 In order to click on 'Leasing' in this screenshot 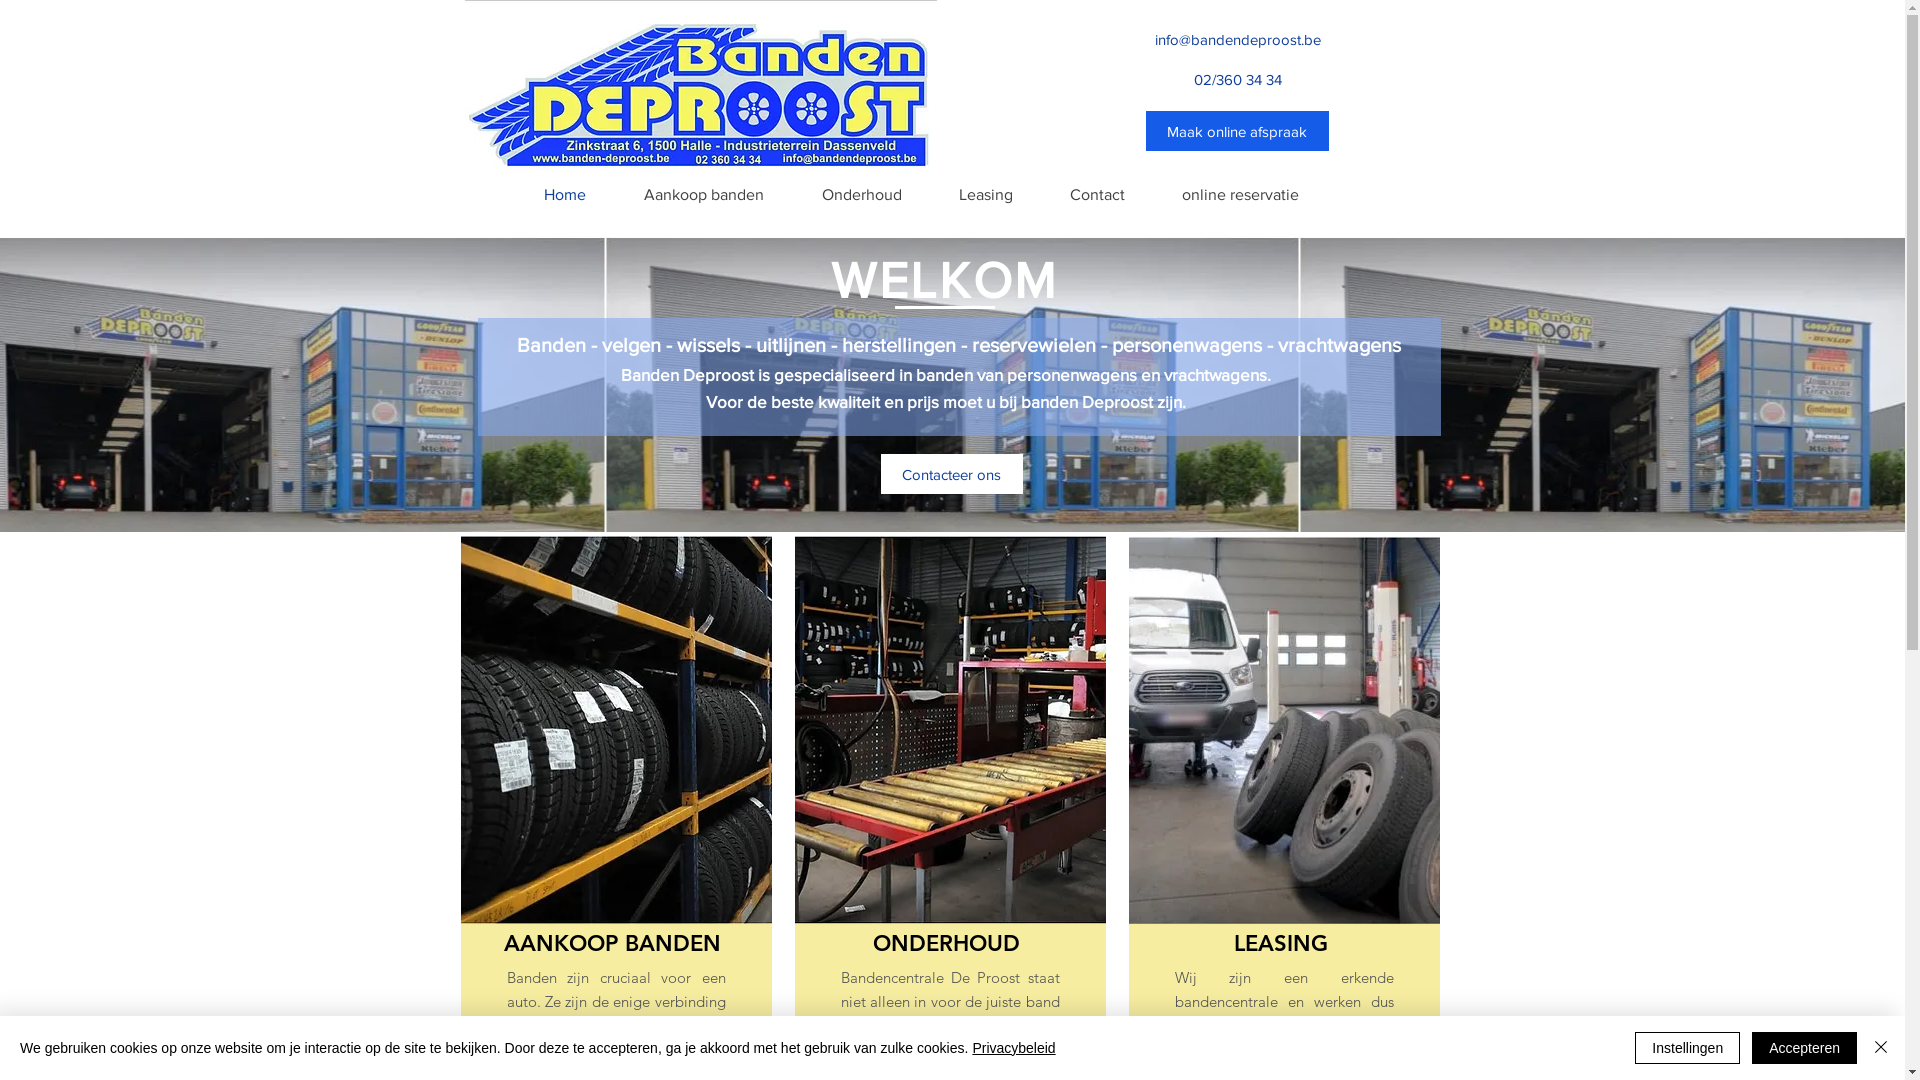, I will do `click(985, 195)`.